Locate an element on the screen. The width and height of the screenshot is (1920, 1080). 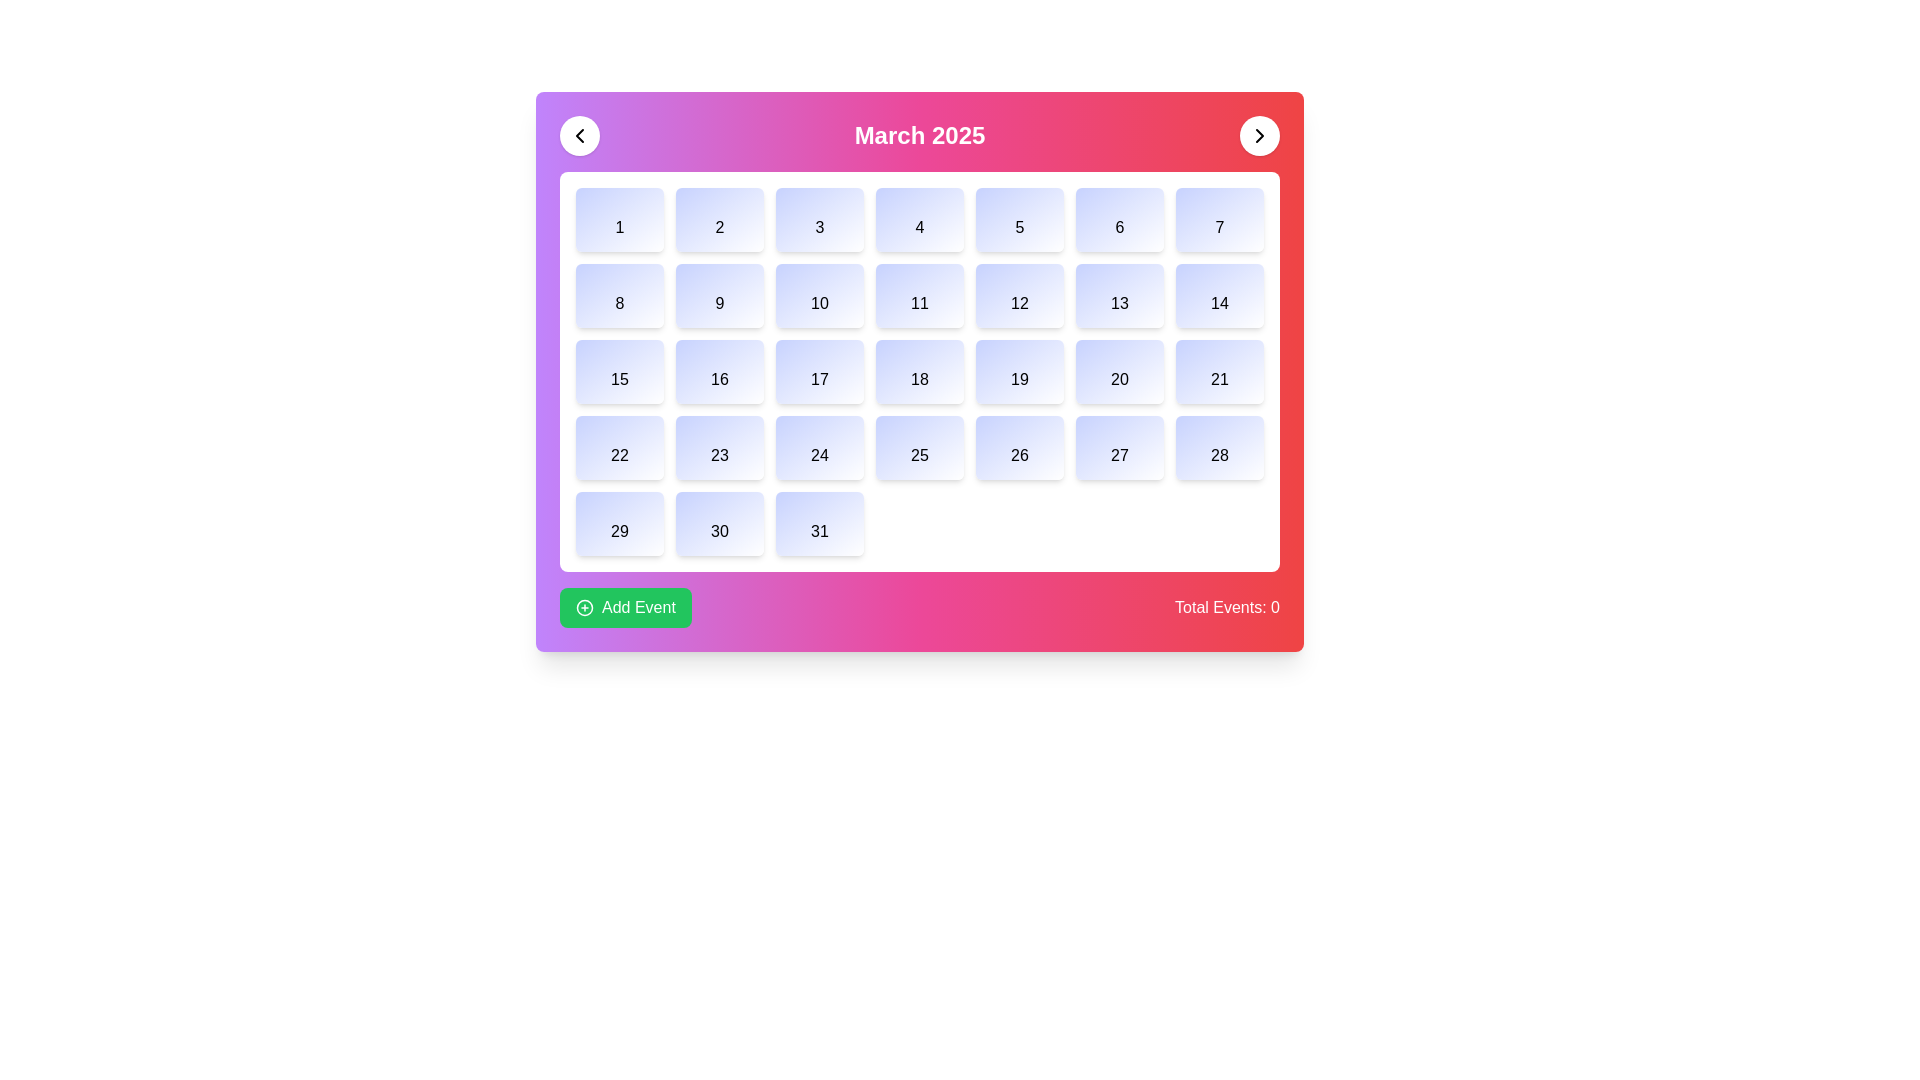
the leftward-pointing chevron arrow icon located in the navigation controls for moving between calendar months on the left side of the top bar labeled 'March 2025' is located at coordinates (579, 135).